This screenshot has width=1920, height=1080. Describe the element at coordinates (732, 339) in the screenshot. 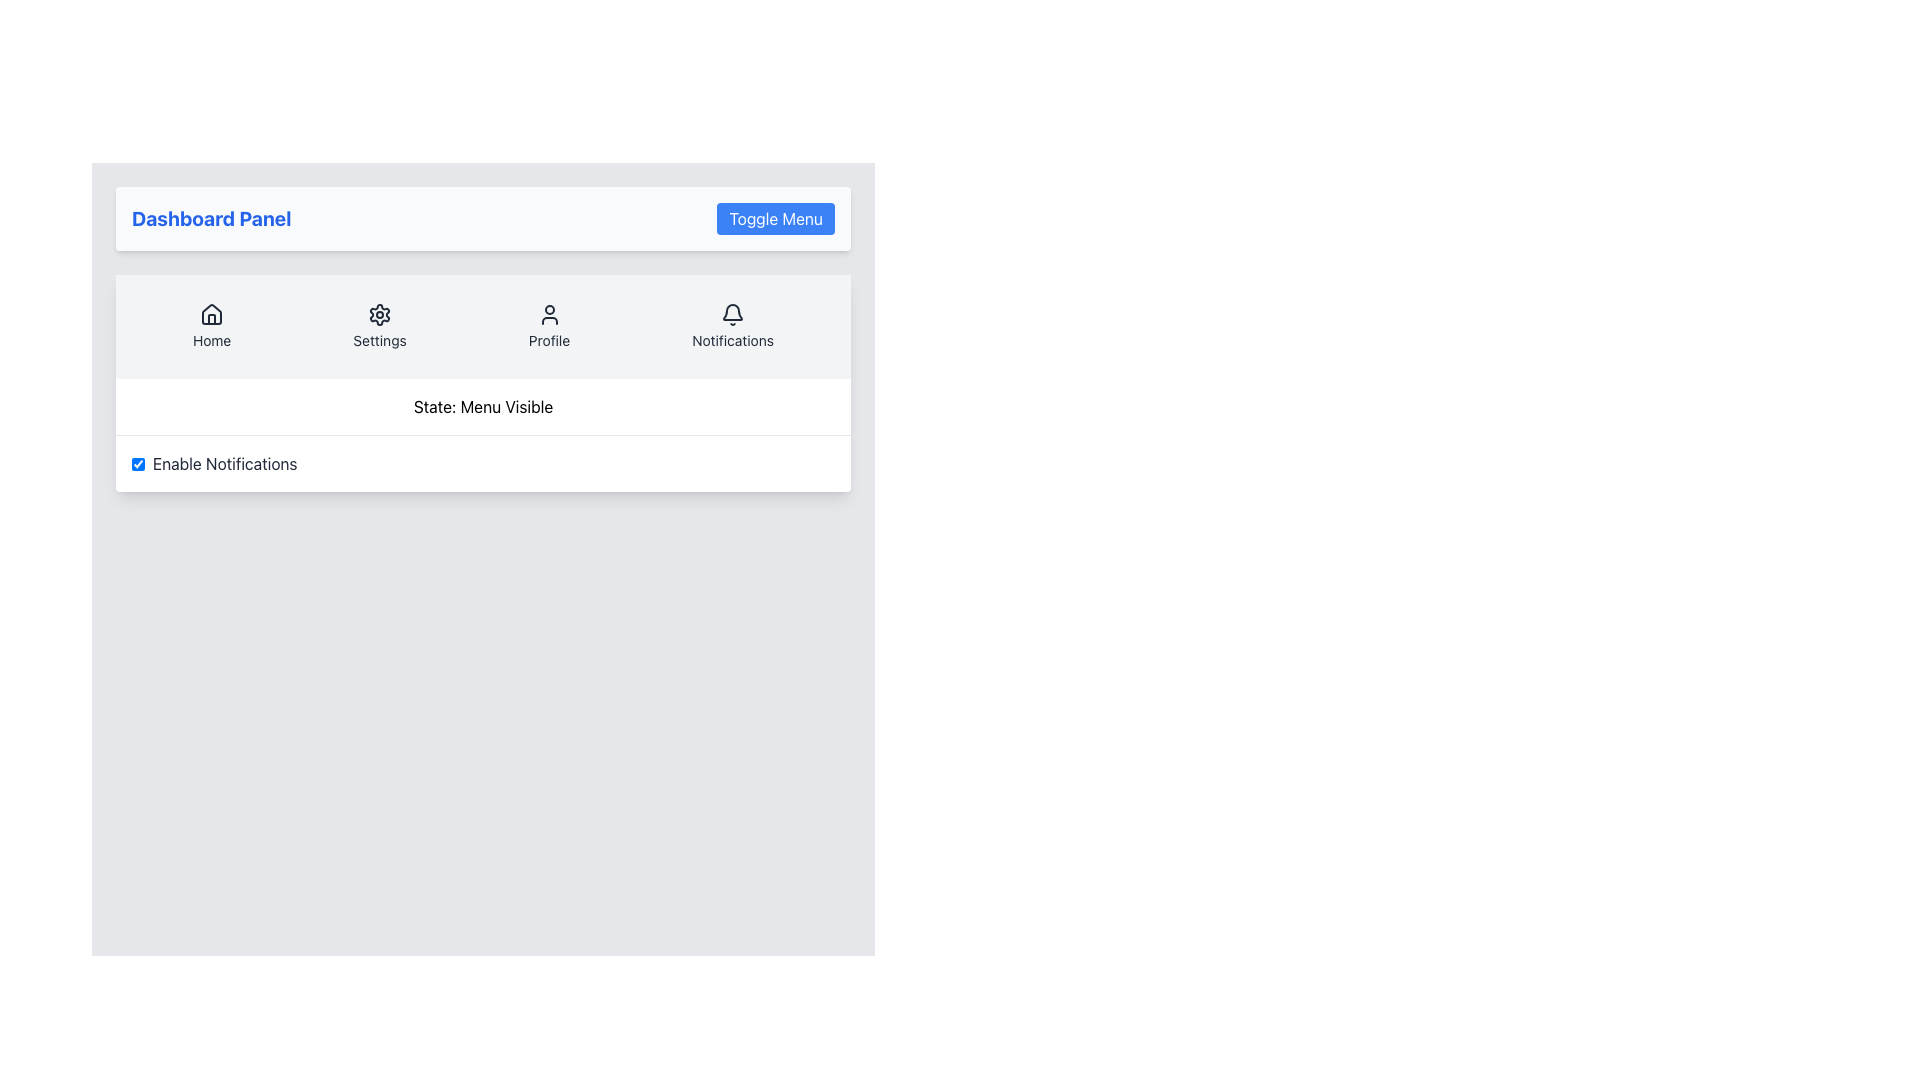

I see `the 'Notifications' text label located below the bell icon in the top-center menu bar of the interface` at that location.